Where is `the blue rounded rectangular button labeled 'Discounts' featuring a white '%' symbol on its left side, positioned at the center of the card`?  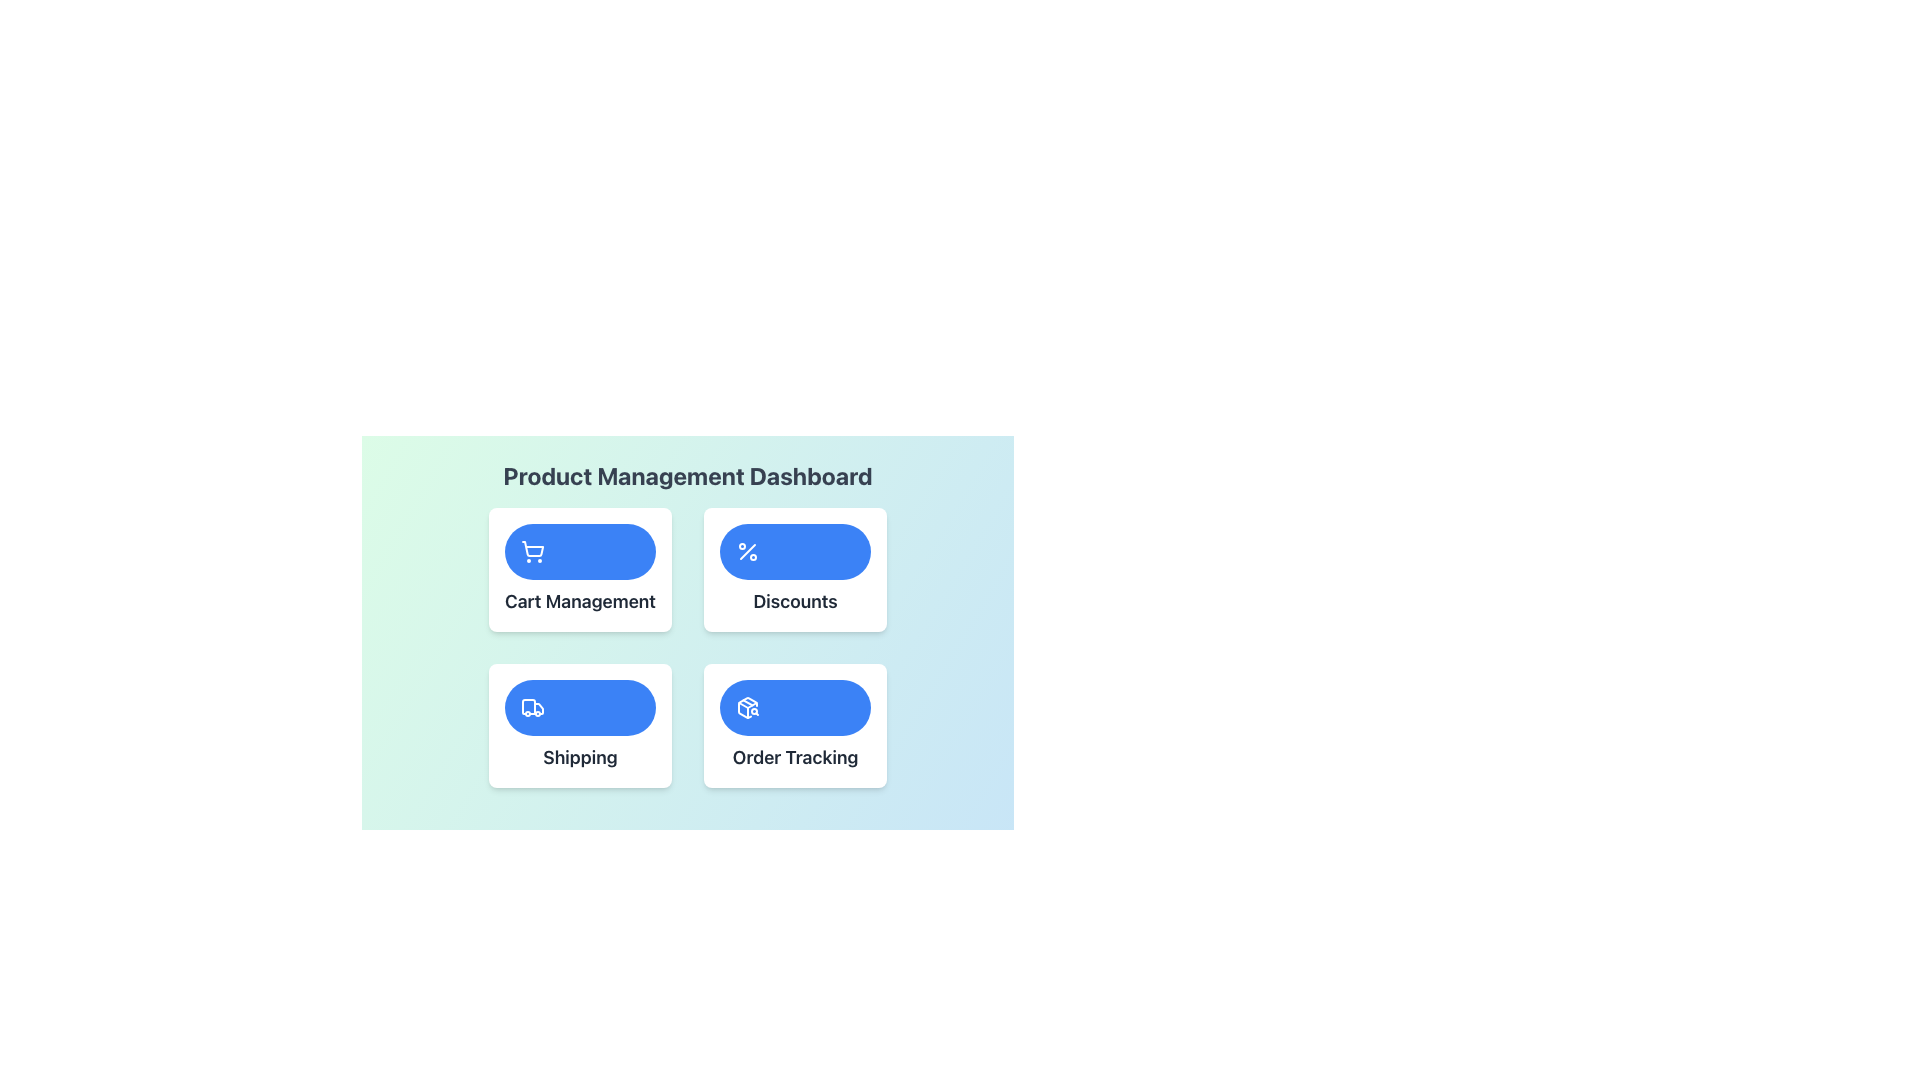 the blue rounded rectangular button labeled 'Discounts' featuring a white '%' symbol on its left side, positioned at the center of the card is located at coordinates (794, 551).